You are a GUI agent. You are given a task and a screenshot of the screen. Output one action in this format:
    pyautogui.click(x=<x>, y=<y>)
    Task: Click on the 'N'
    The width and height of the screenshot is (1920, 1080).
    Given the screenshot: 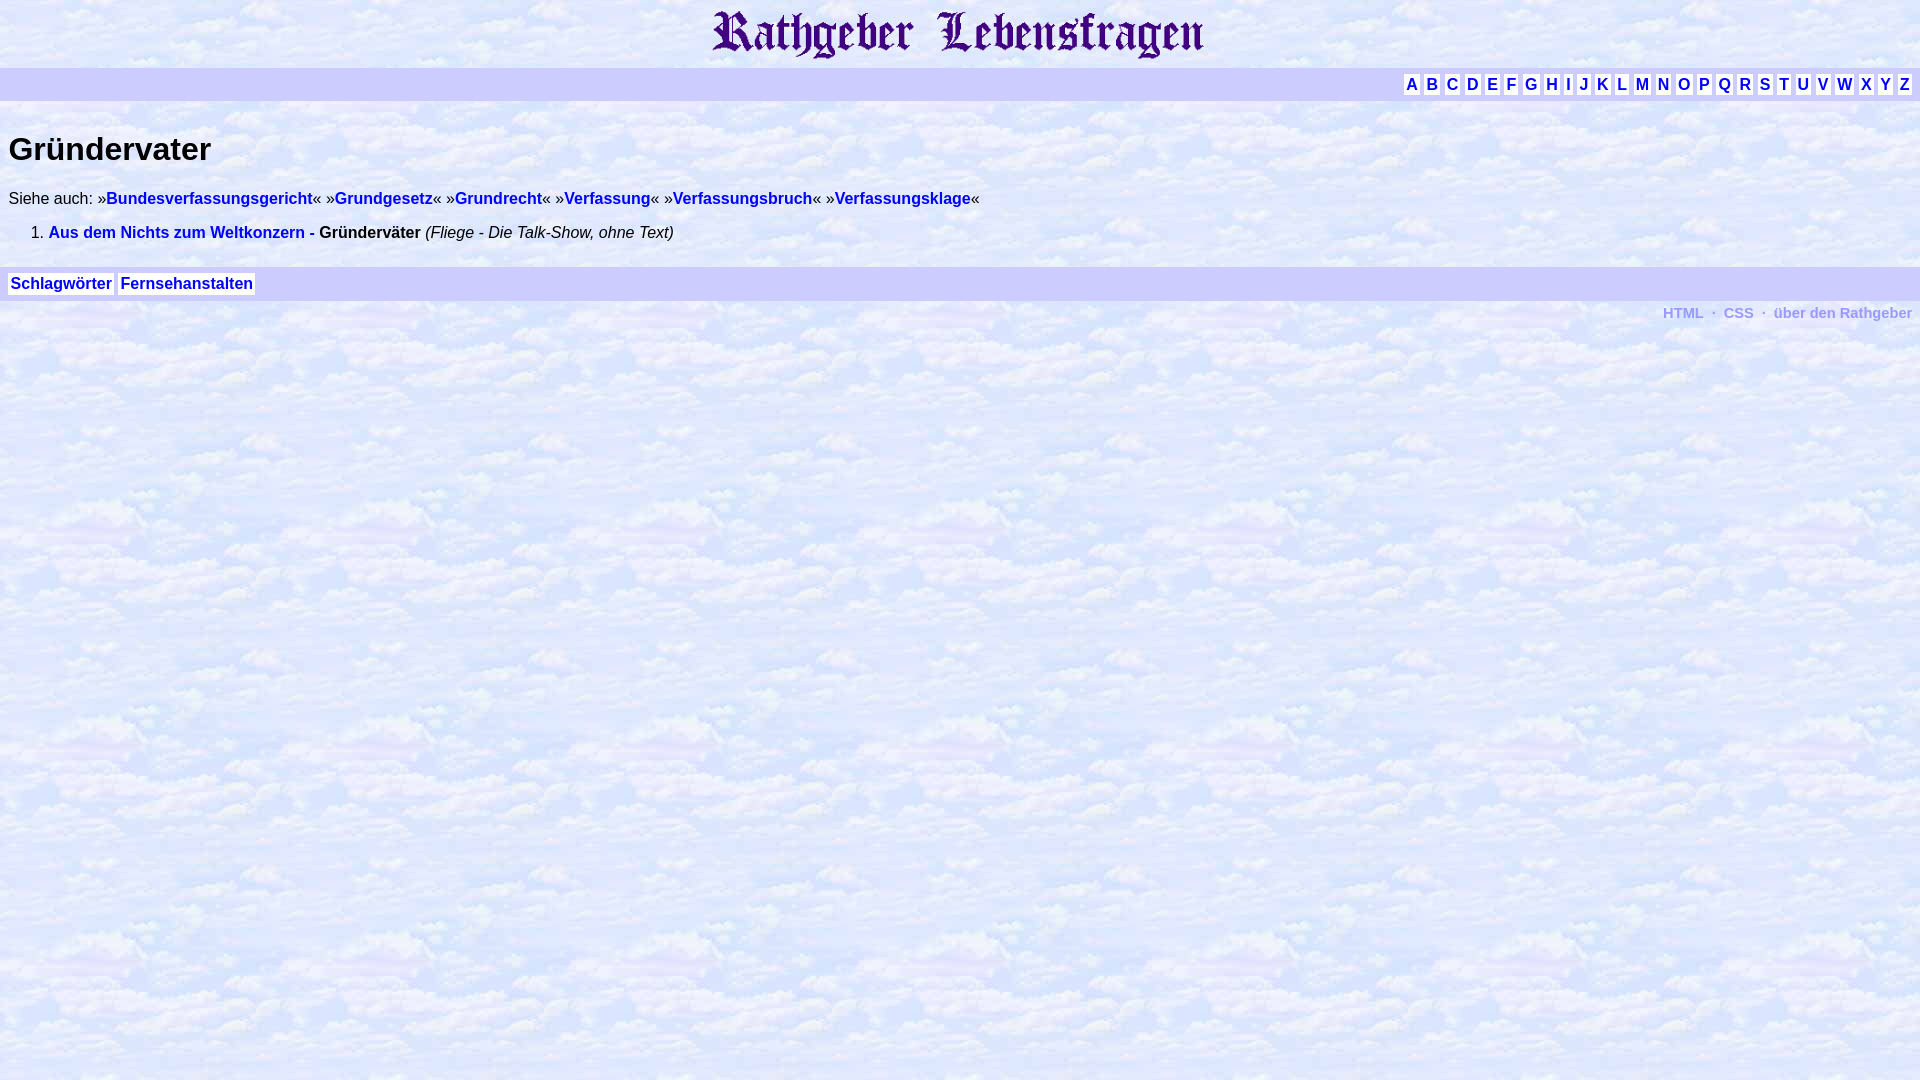 What is the action you would take?
    pyautogui.click(x=1664, y=83)
    